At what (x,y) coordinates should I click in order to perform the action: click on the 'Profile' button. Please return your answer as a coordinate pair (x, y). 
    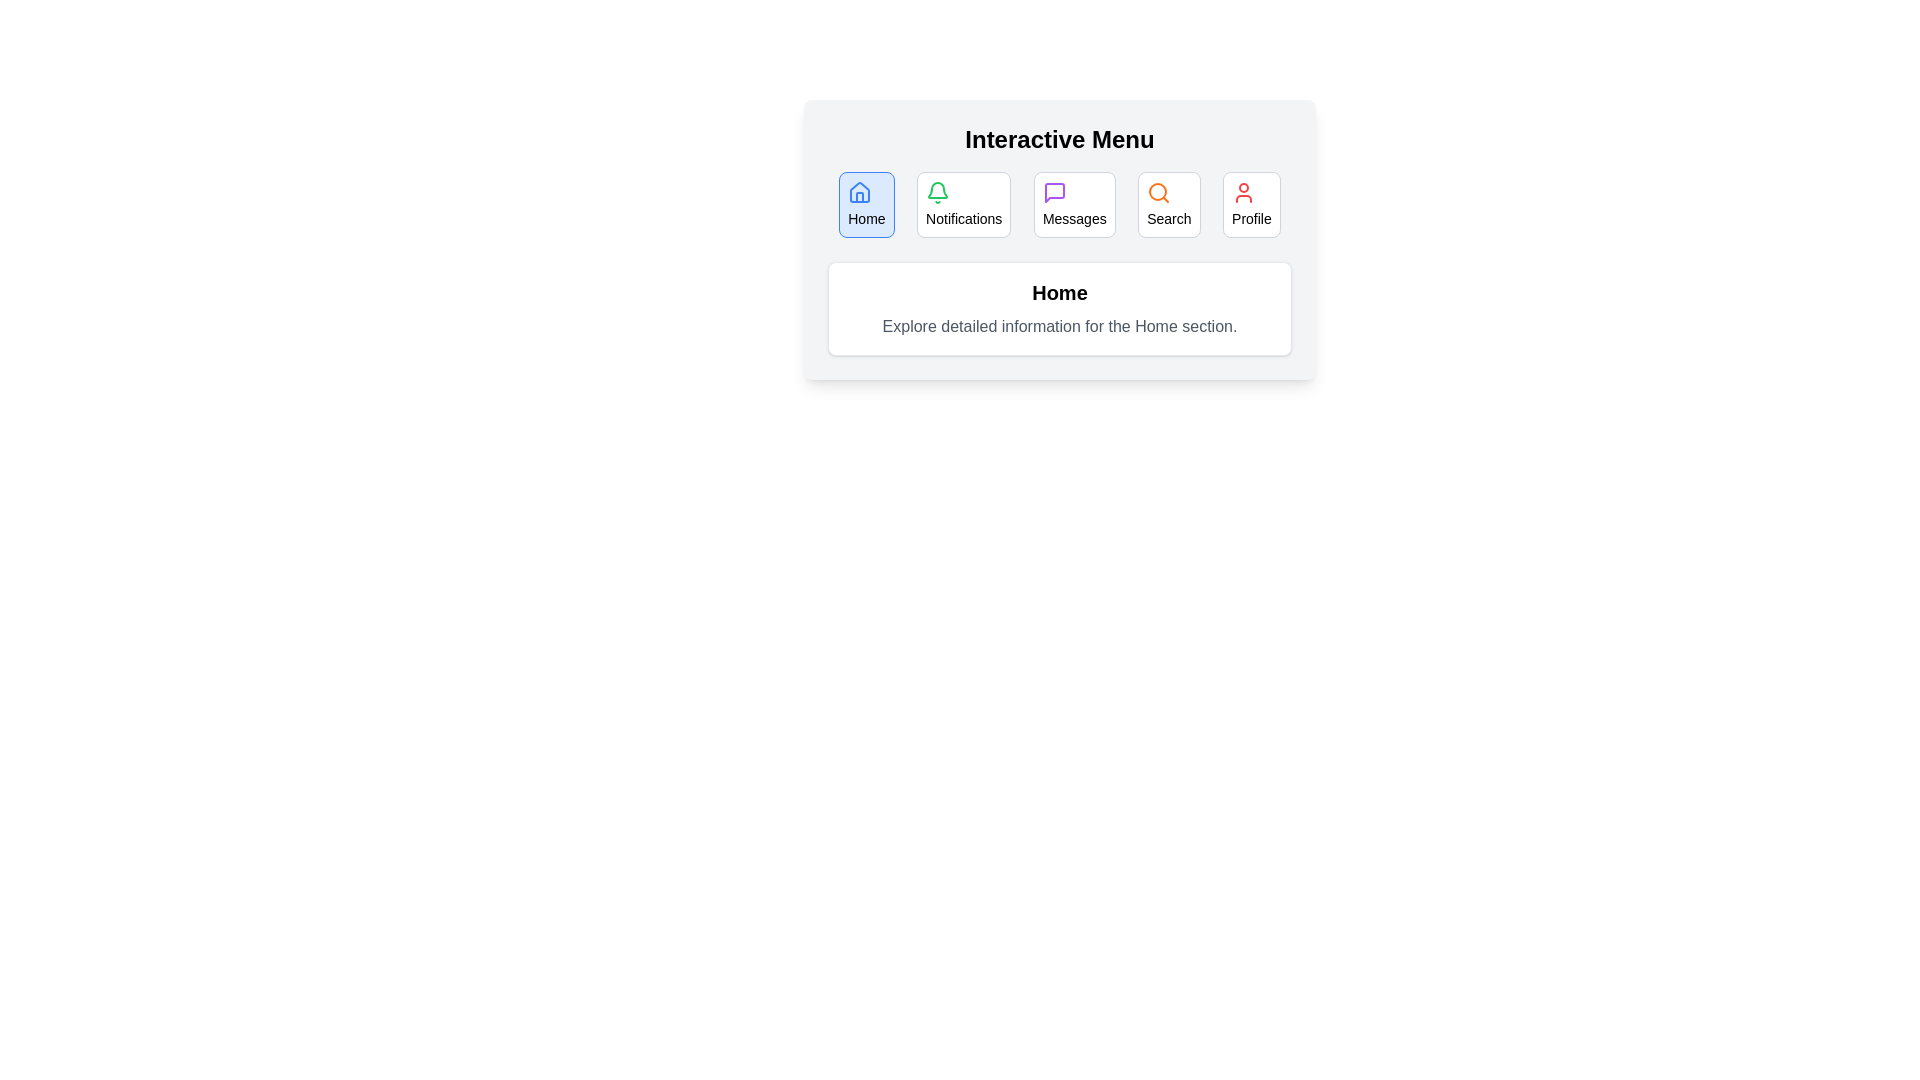
    Looking at the image, I should click on (1250, 204).